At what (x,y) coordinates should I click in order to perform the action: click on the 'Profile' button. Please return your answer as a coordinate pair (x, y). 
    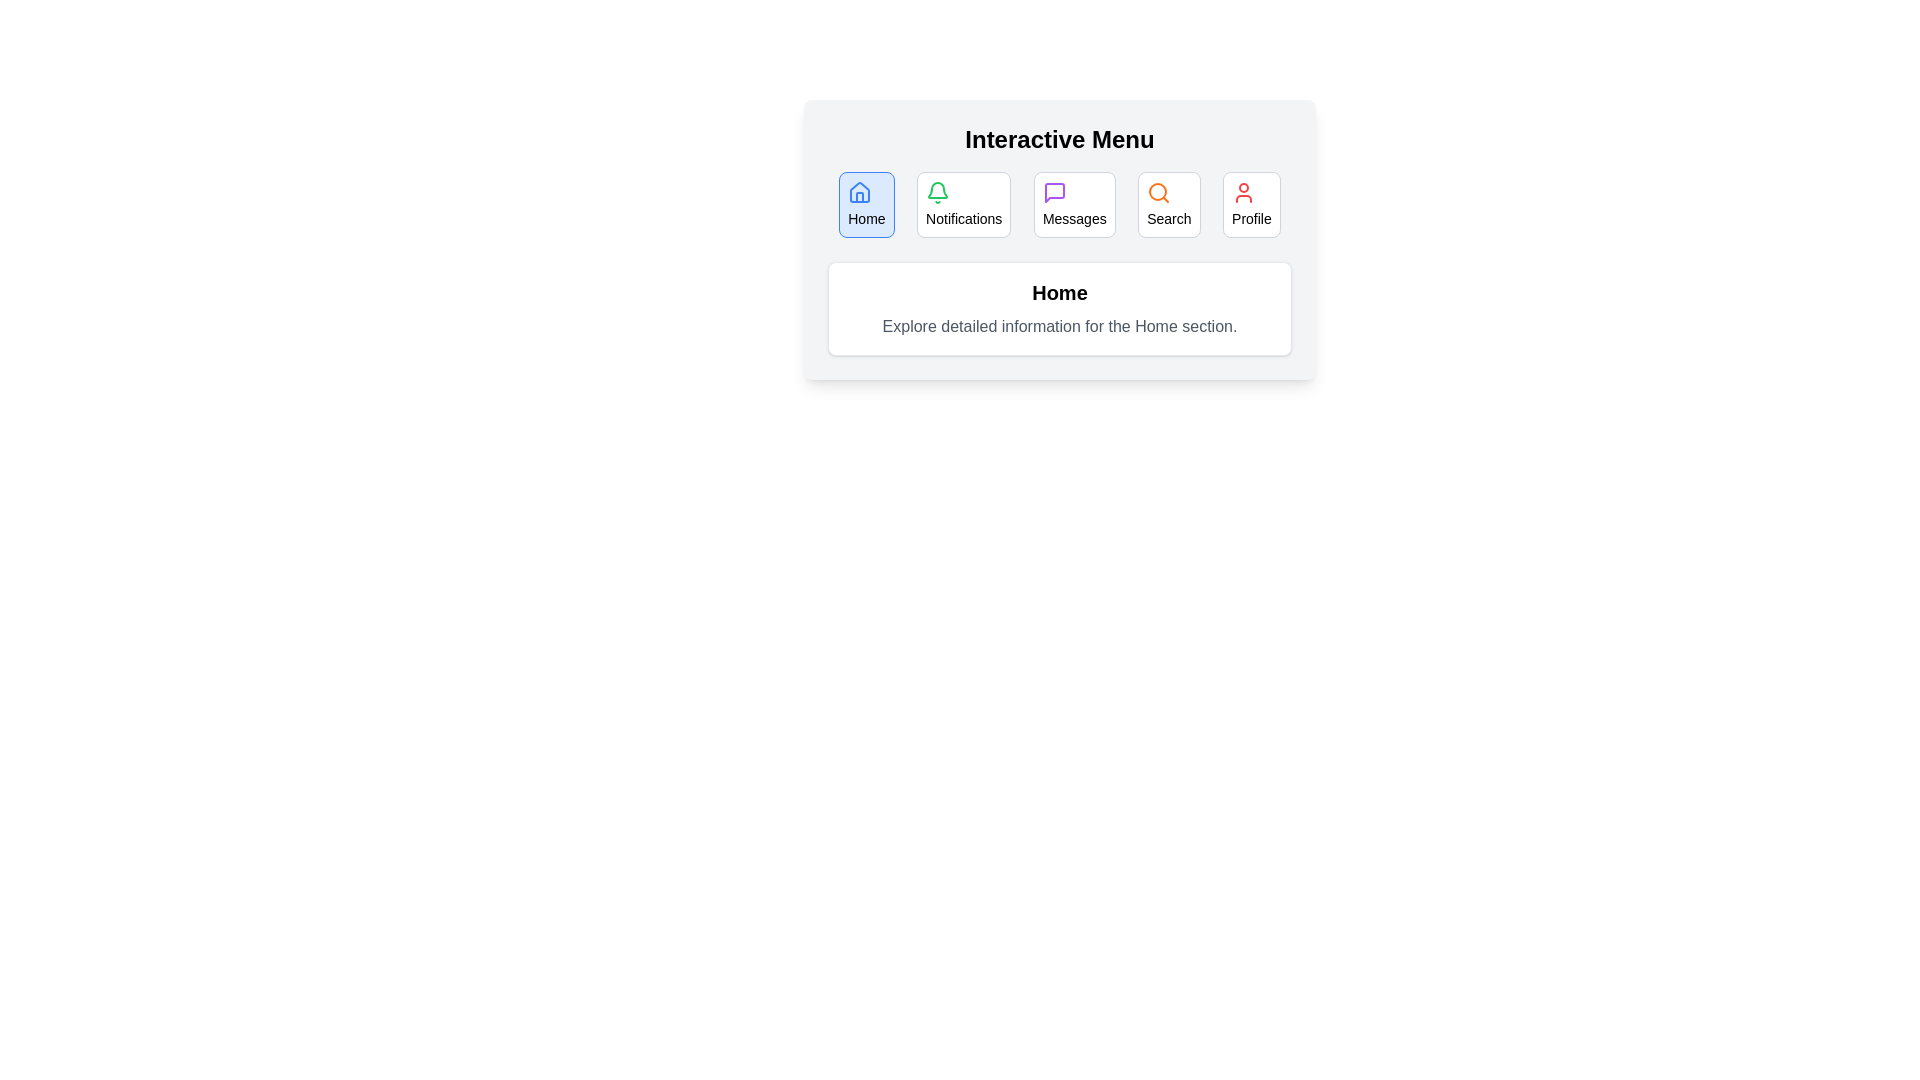
    Looking at the image, I should click on (1250, 204).